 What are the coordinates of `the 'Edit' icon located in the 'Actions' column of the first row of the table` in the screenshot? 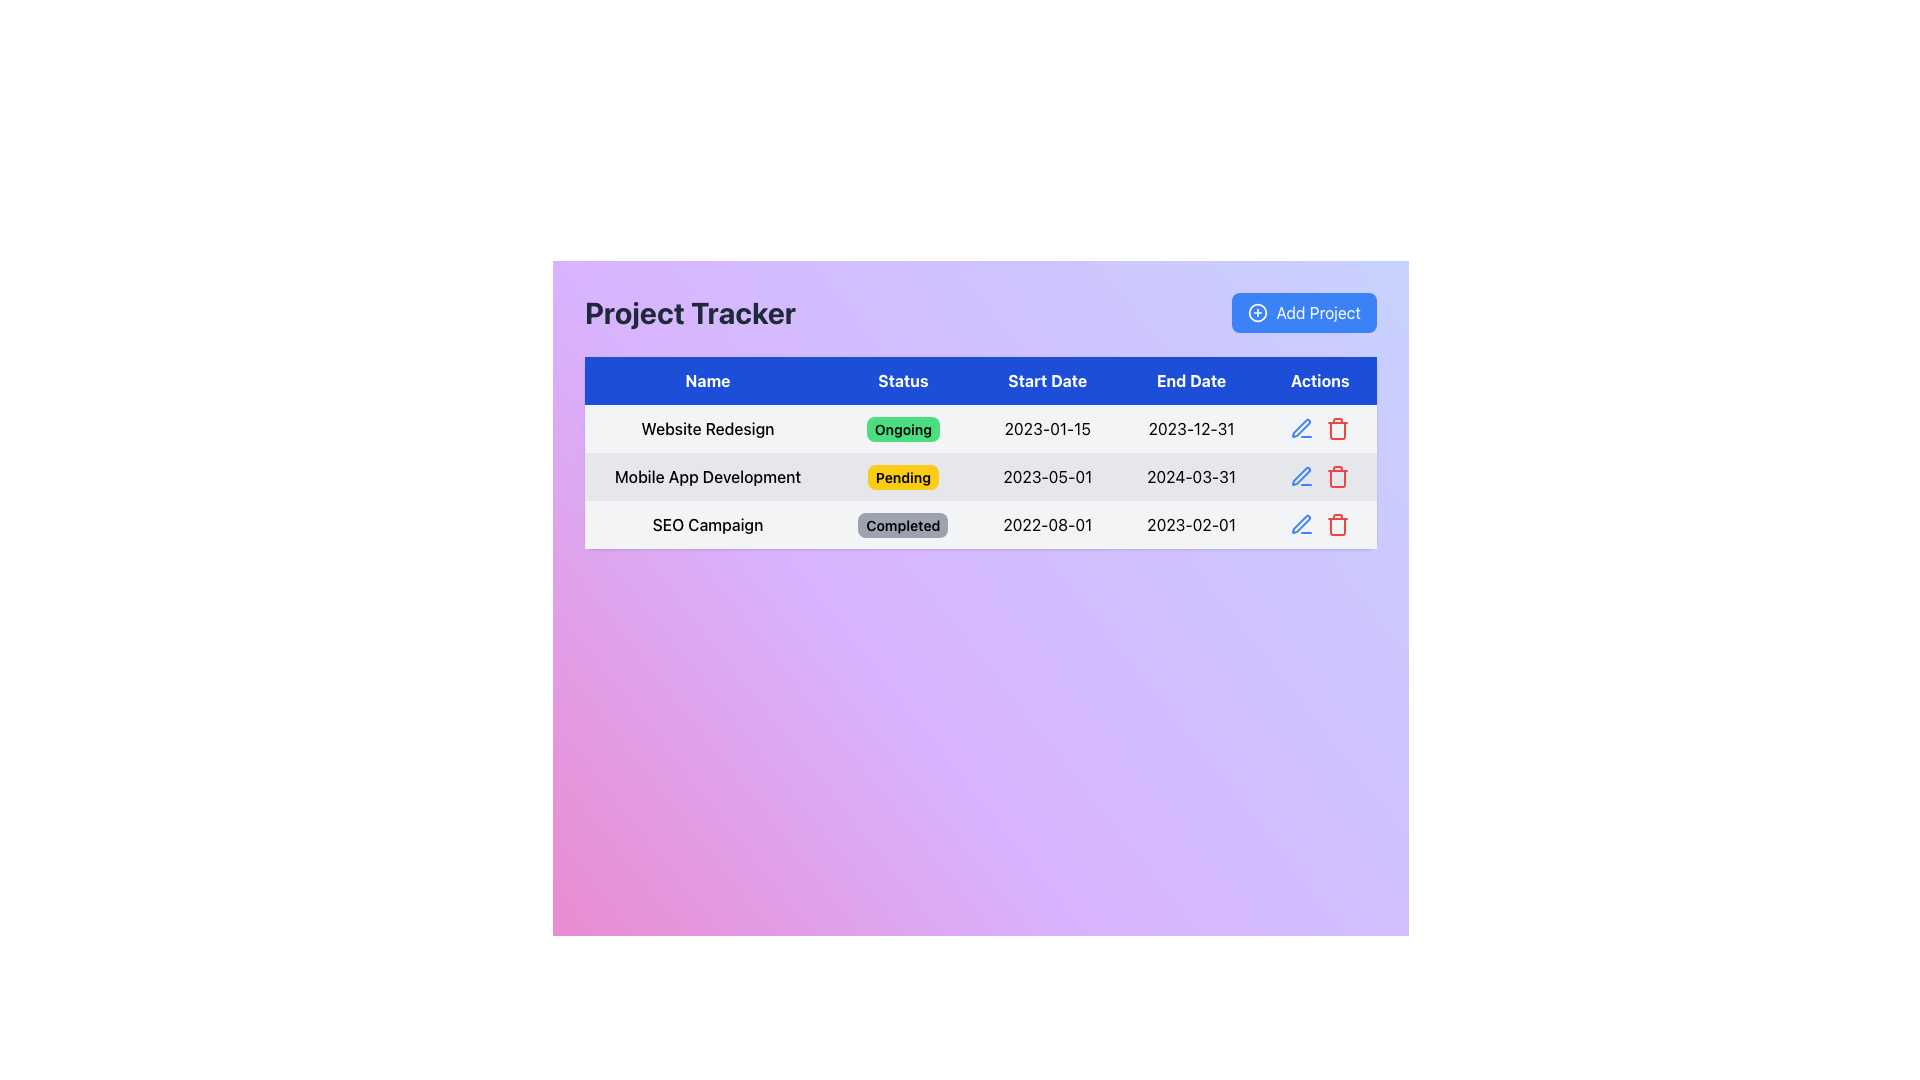 It's located at (1300, 427).